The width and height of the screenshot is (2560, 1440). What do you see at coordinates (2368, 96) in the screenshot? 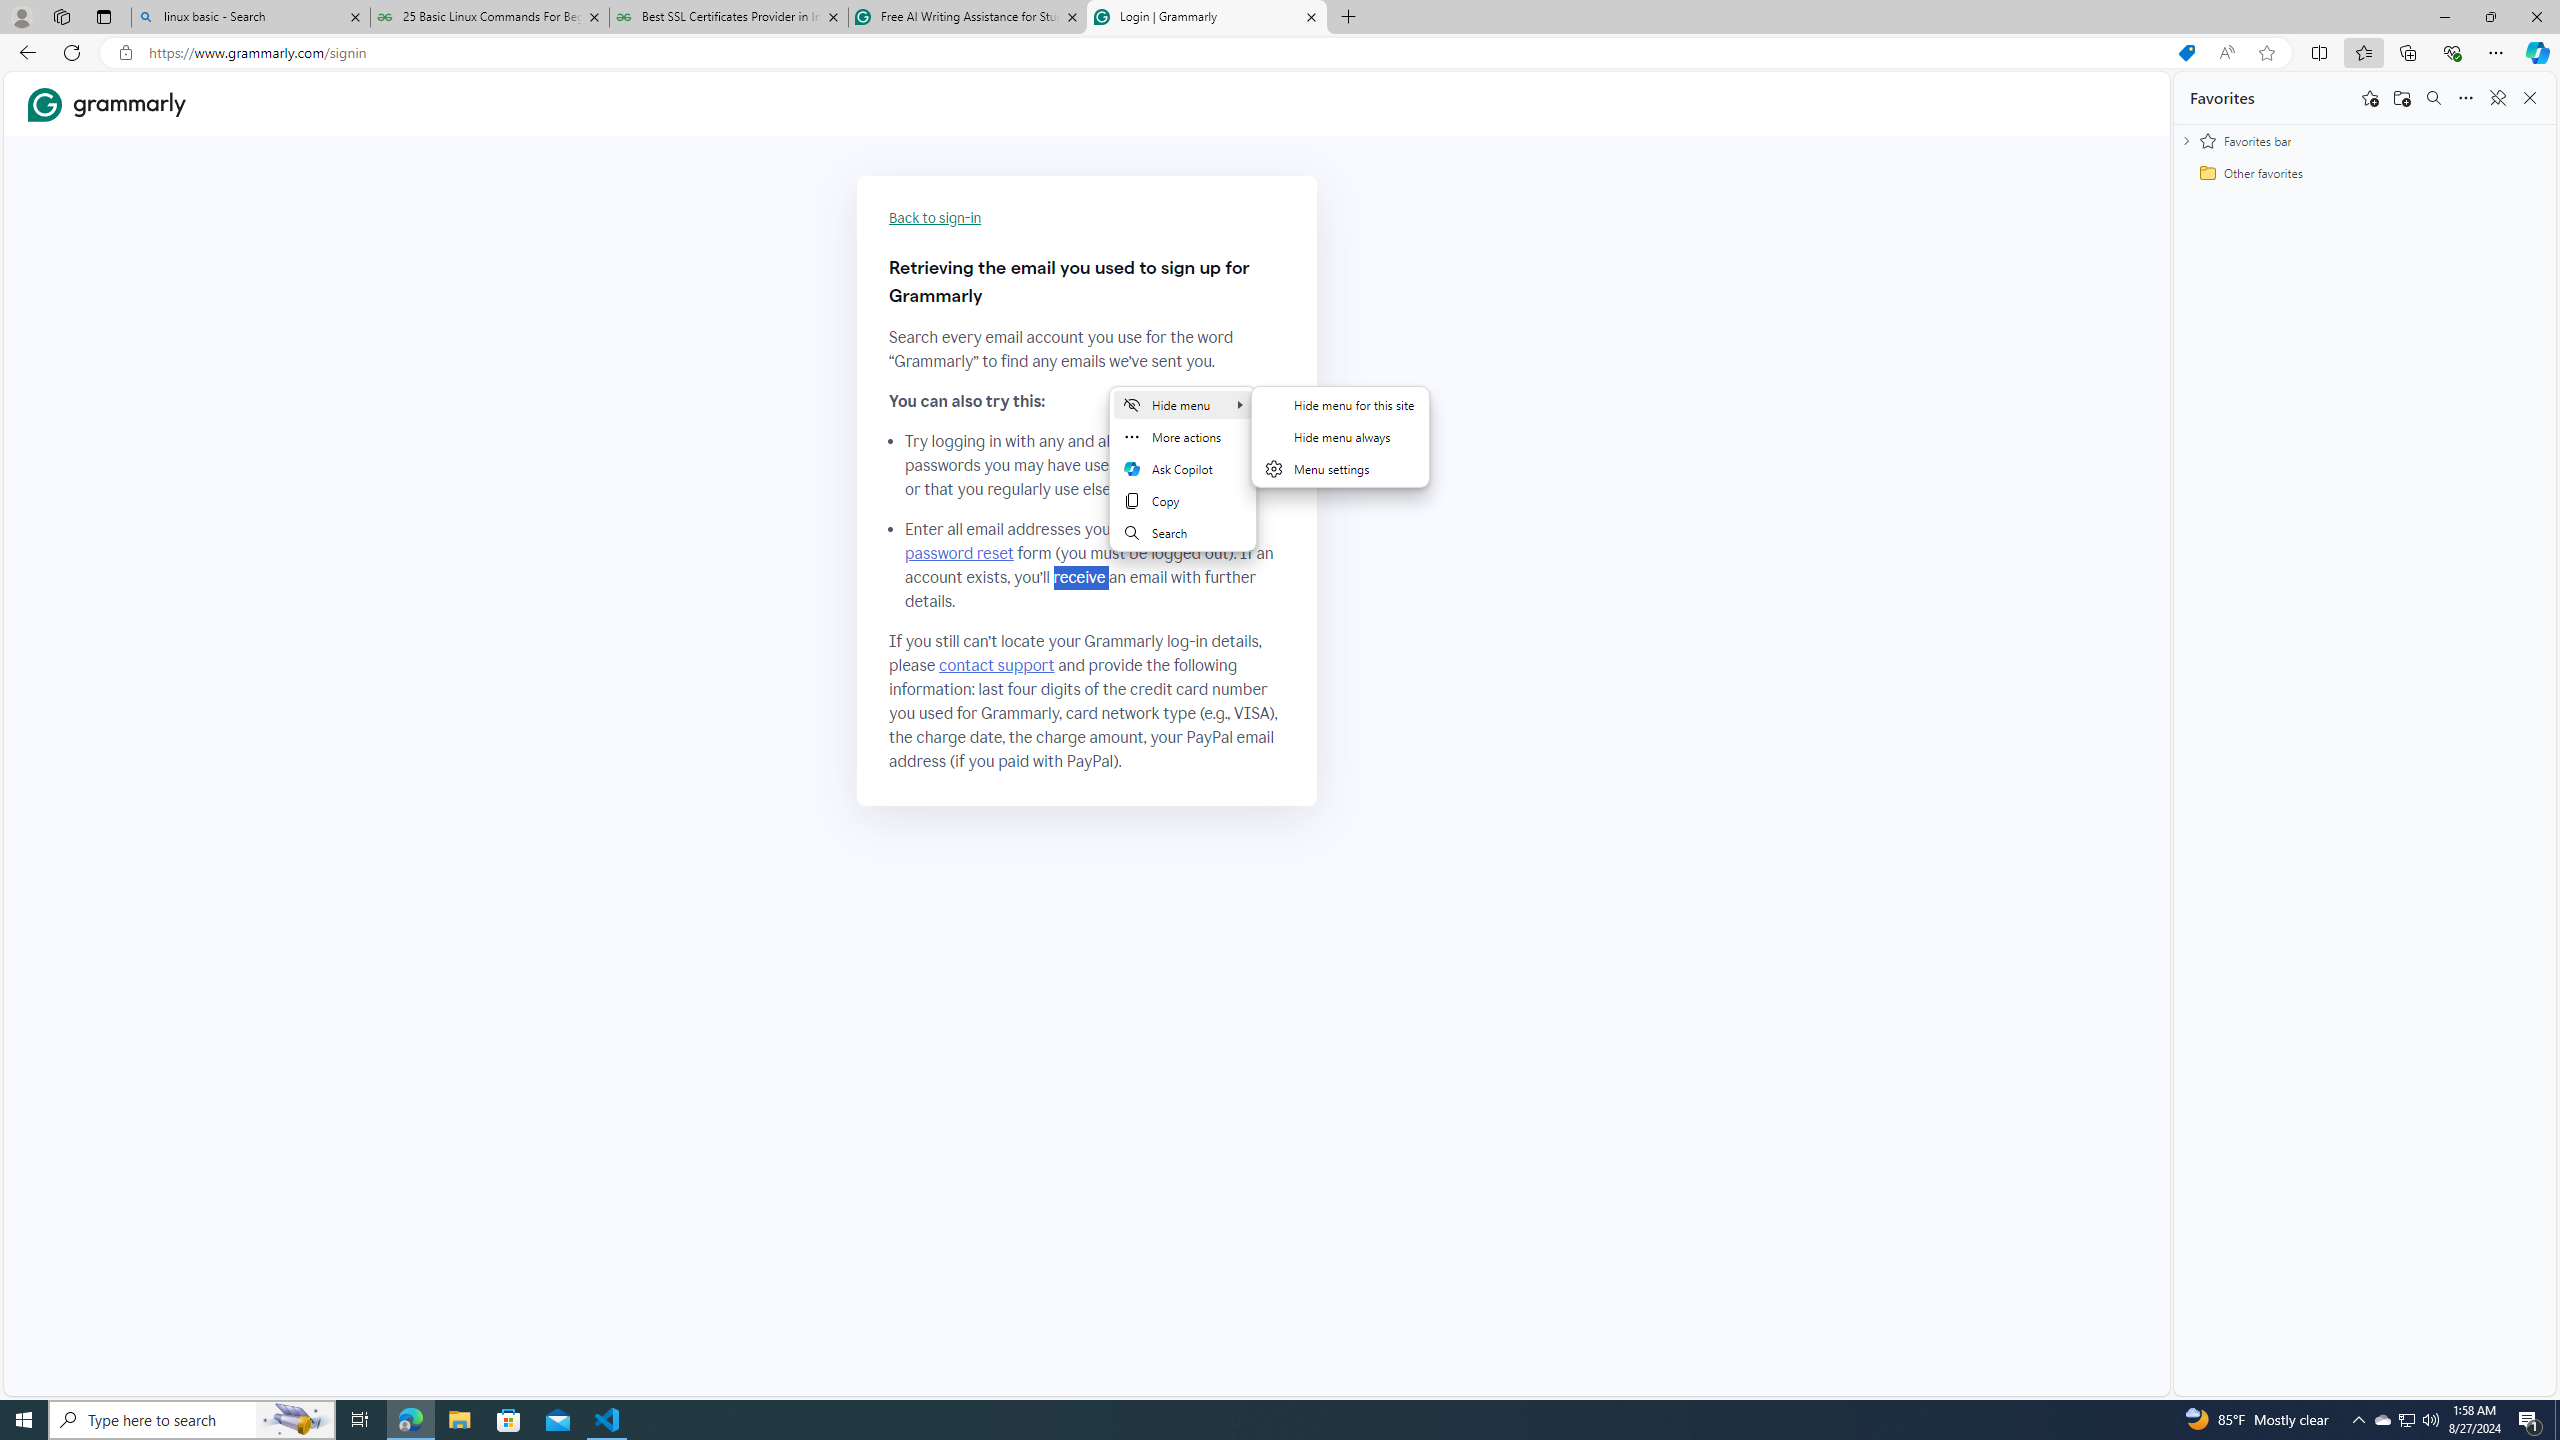
I see `'Add this page to favorites'` at bounding box center [2368, 96].